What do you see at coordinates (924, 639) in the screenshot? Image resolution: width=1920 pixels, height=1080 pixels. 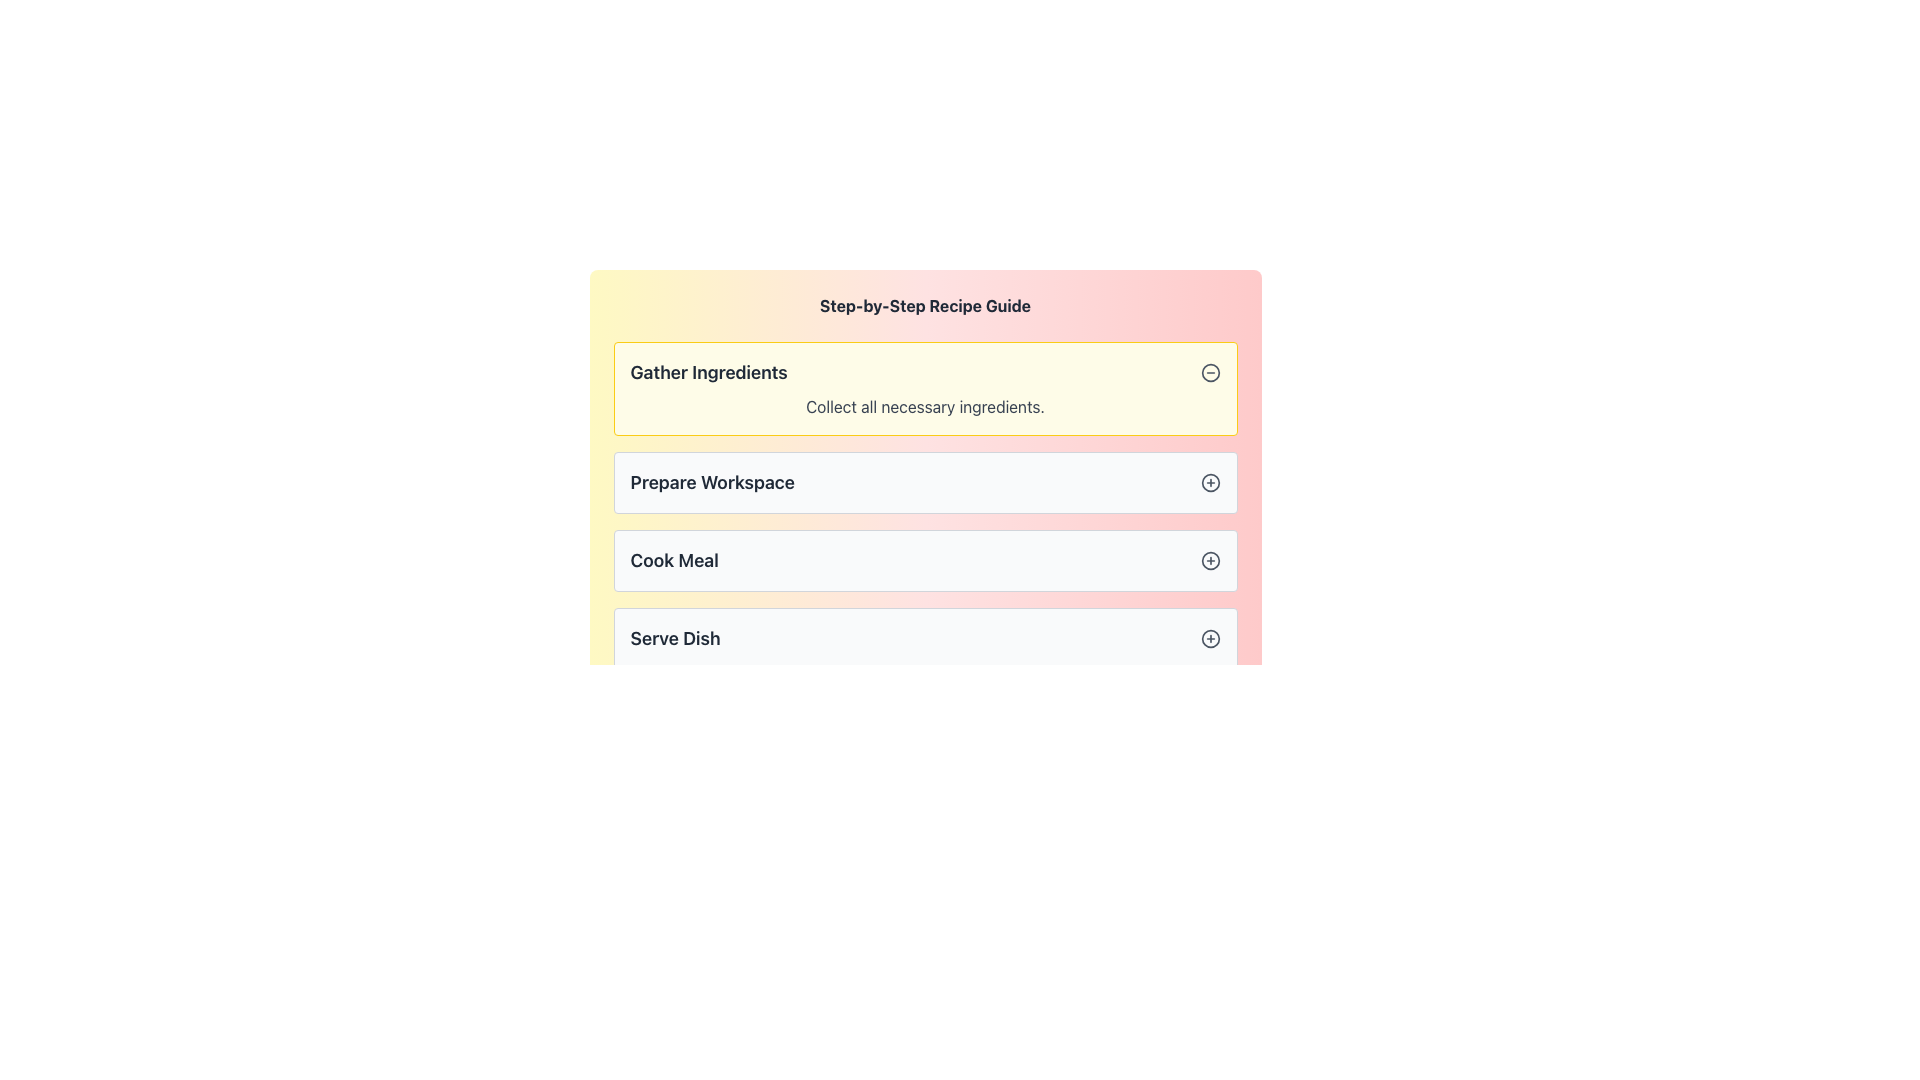 I see `the collapsible list item component titled 'Serve Dish' which is the last item in the 'Step-by-Step Recipe Guide', featuring a light gray background with a plus sign button` at bounding box center [924, 639].